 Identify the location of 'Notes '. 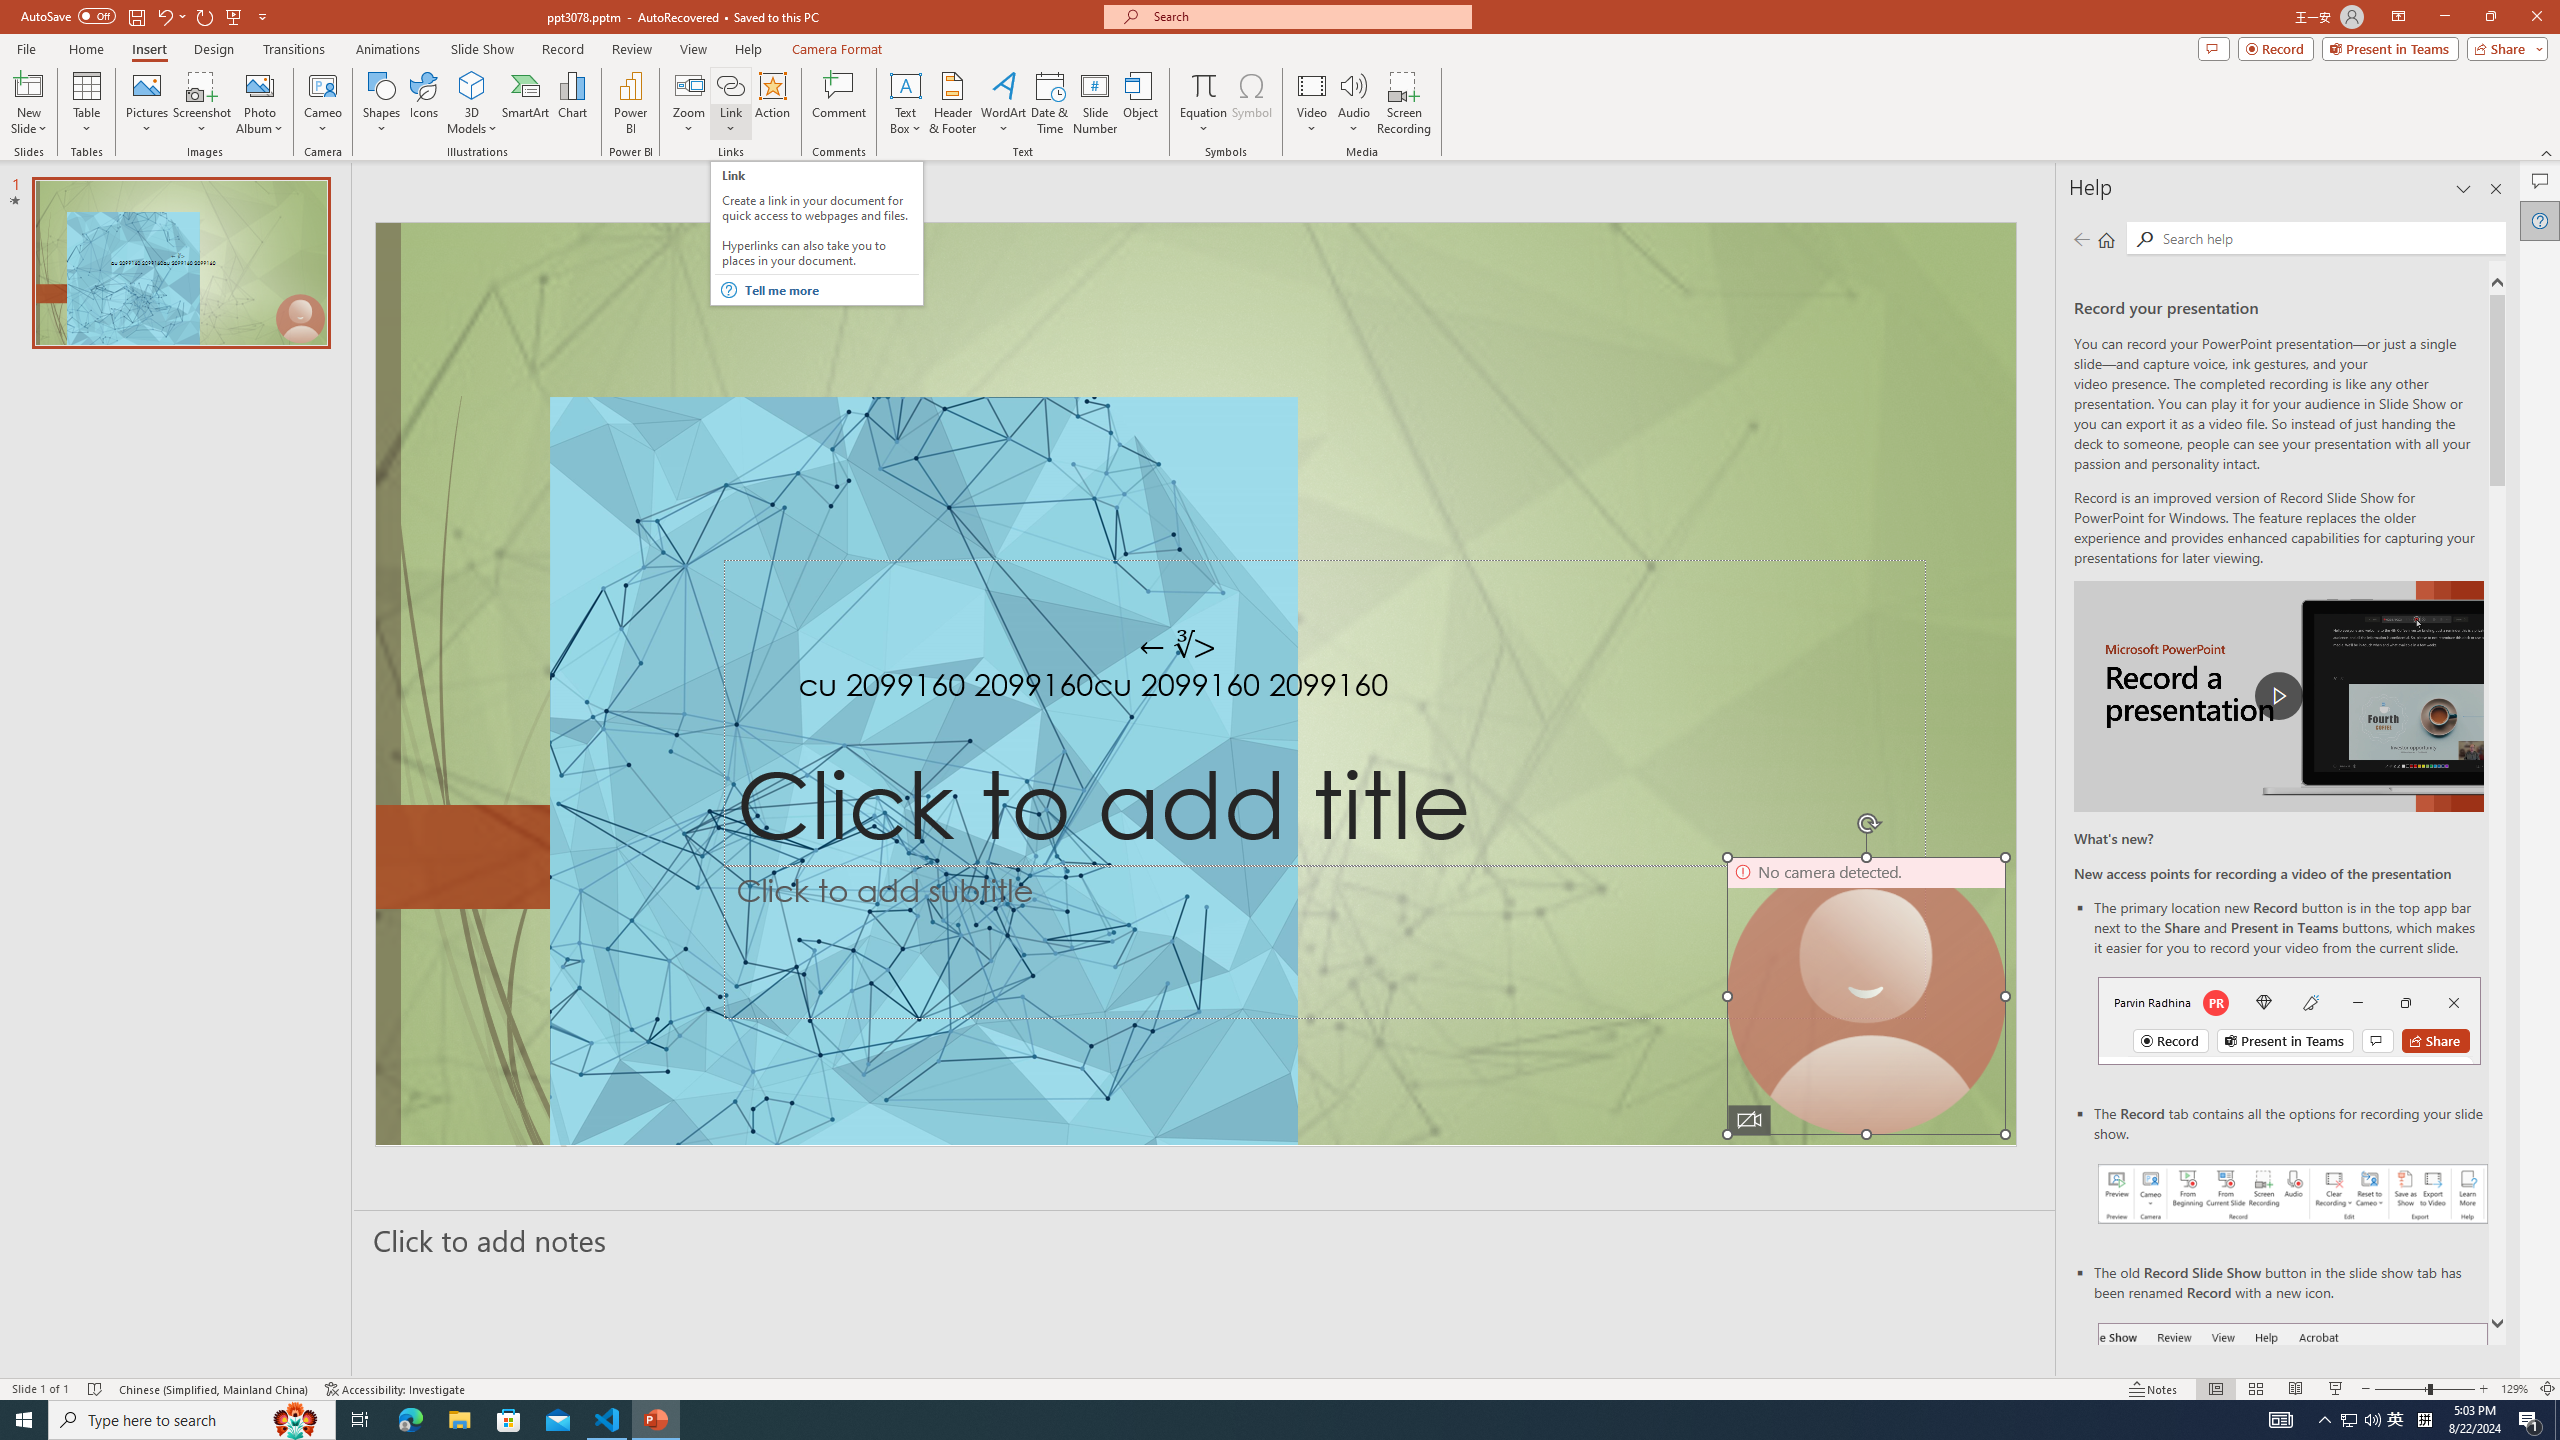
(2153, 1389).